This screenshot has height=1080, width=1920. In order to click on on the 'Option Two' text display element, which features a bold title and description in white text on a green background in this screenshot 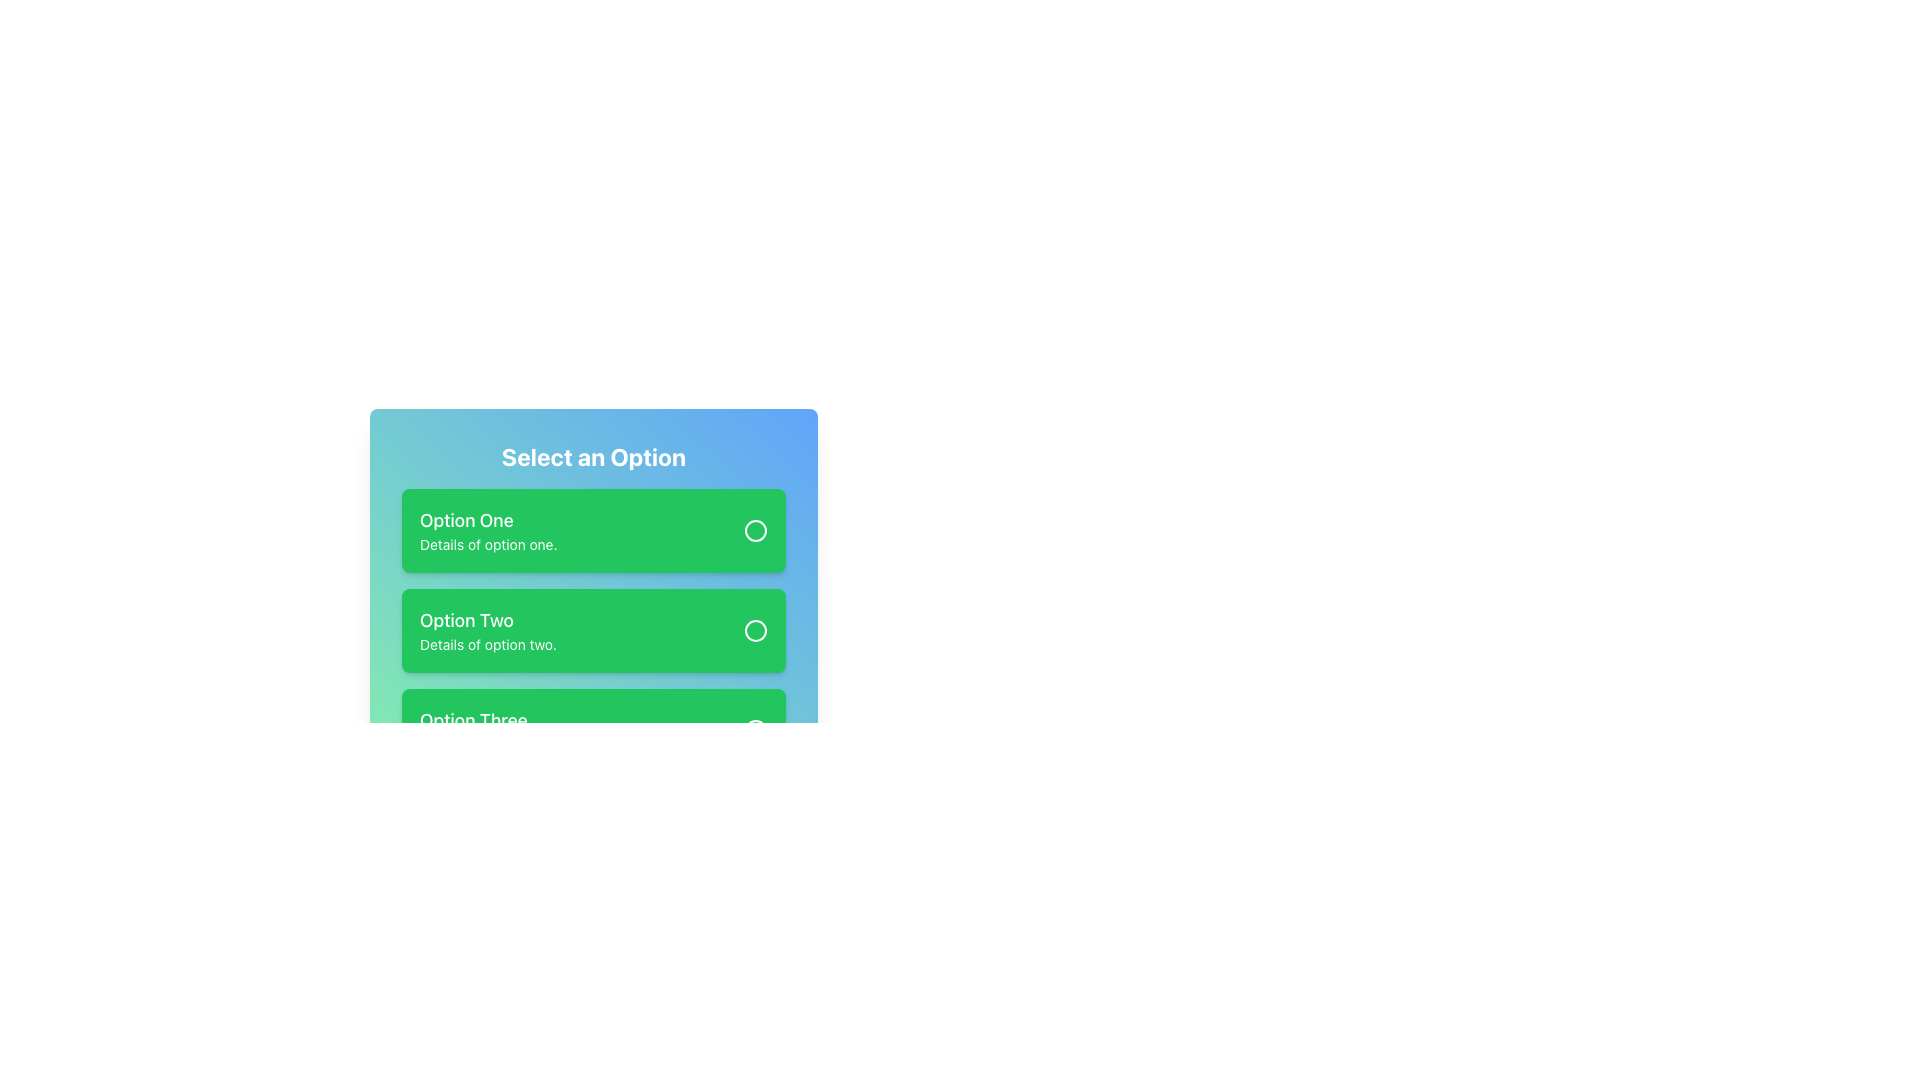, I will do `click(488, 631)`.